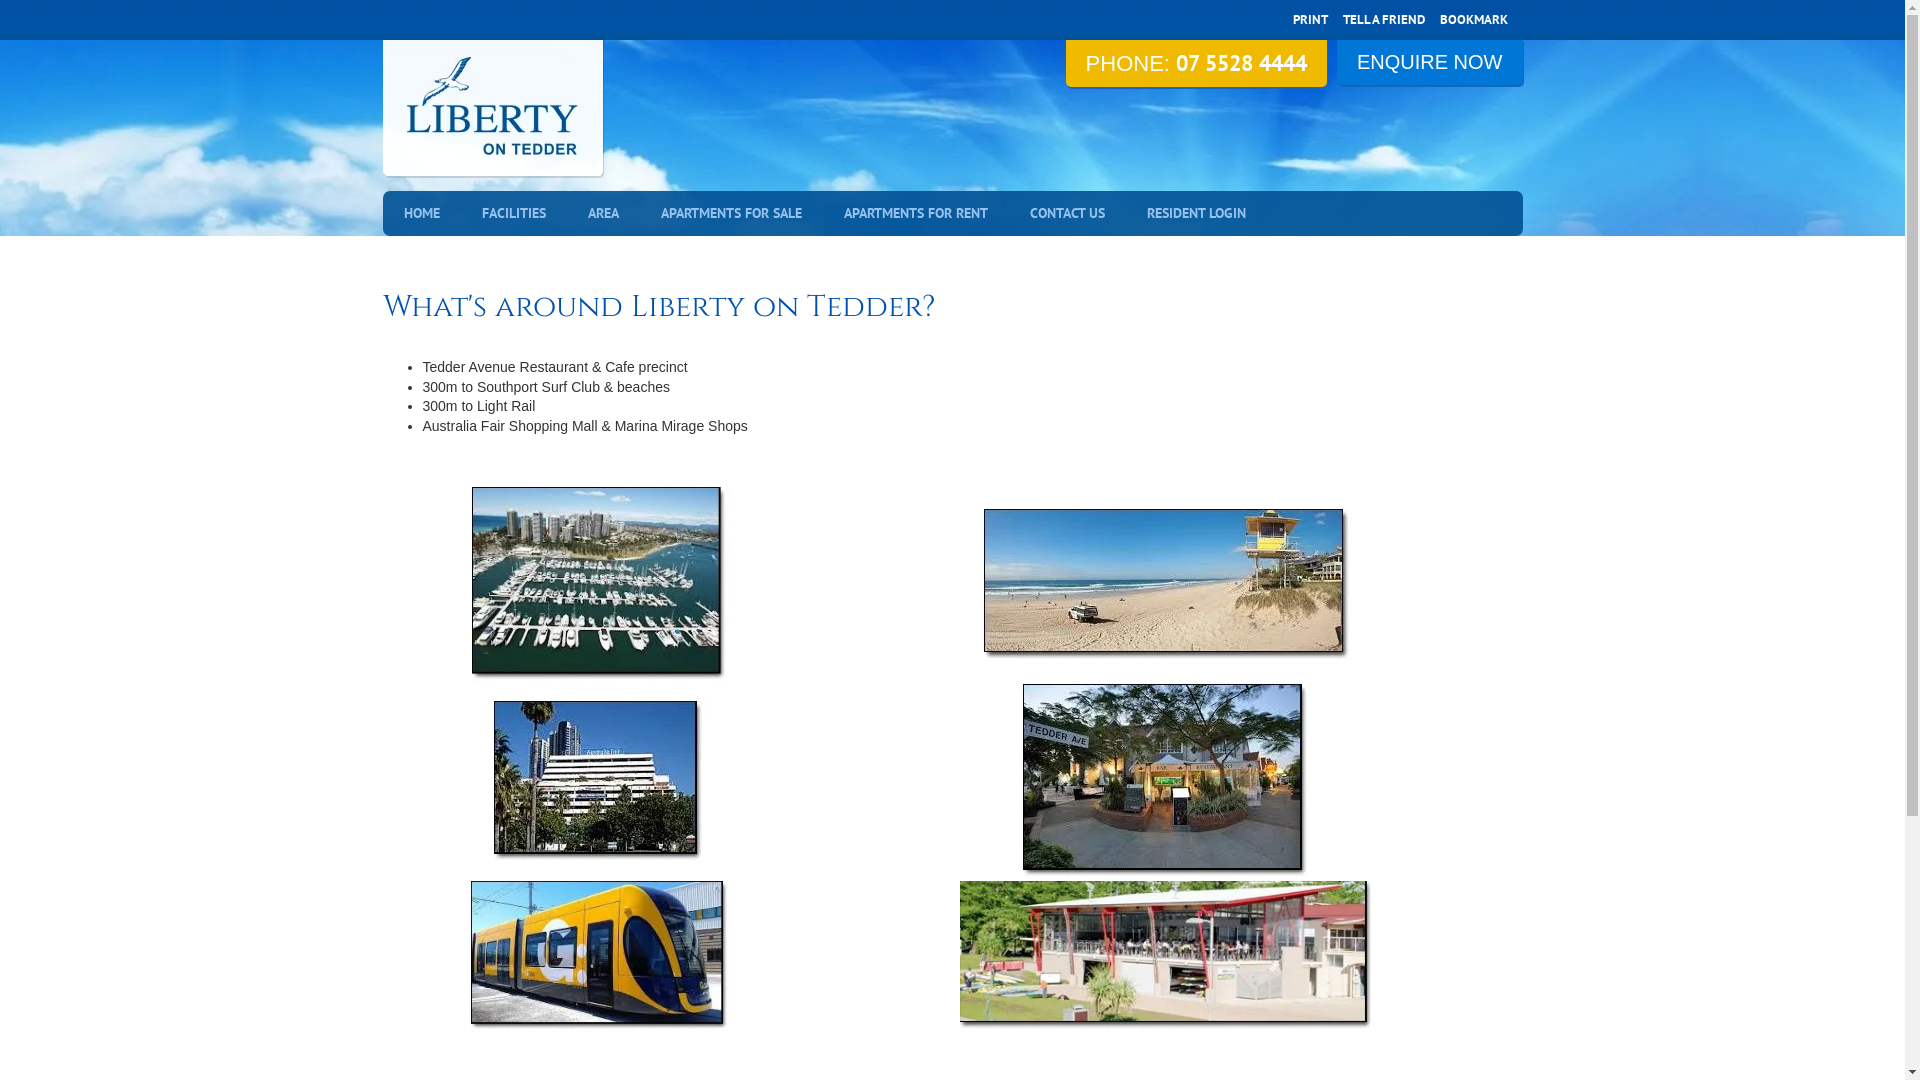 The image size is (1920, 1080). What do you see at coordinates (420, 213) in the screenshot?
I see `'HOME'` at bounding box center [420, 213].